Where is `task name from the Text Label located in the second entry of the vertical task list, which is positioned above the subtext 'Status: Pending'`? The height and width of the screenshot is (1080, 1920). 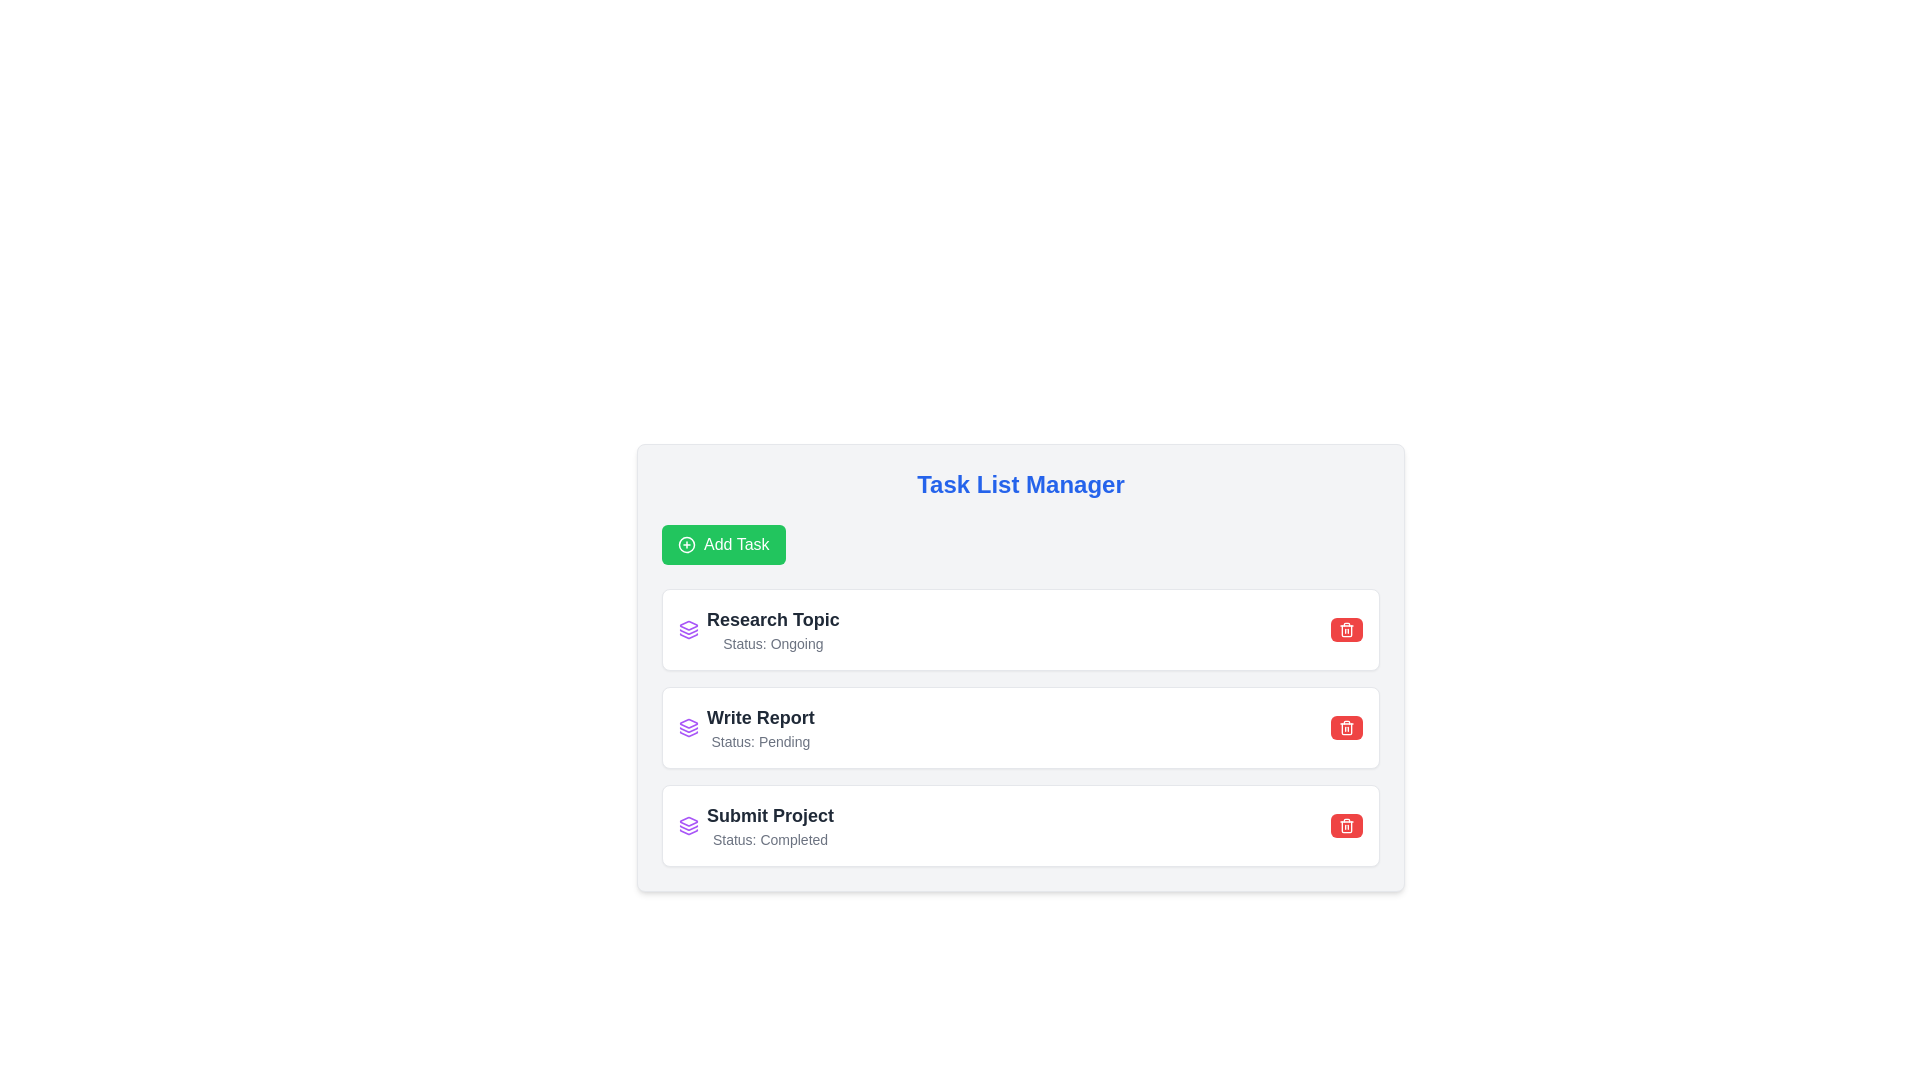
task name from the Text Label located in the second entry of the vertical task list, which is positioned above the subtext 'Status: Pending' is located at coordinates (759, 716).